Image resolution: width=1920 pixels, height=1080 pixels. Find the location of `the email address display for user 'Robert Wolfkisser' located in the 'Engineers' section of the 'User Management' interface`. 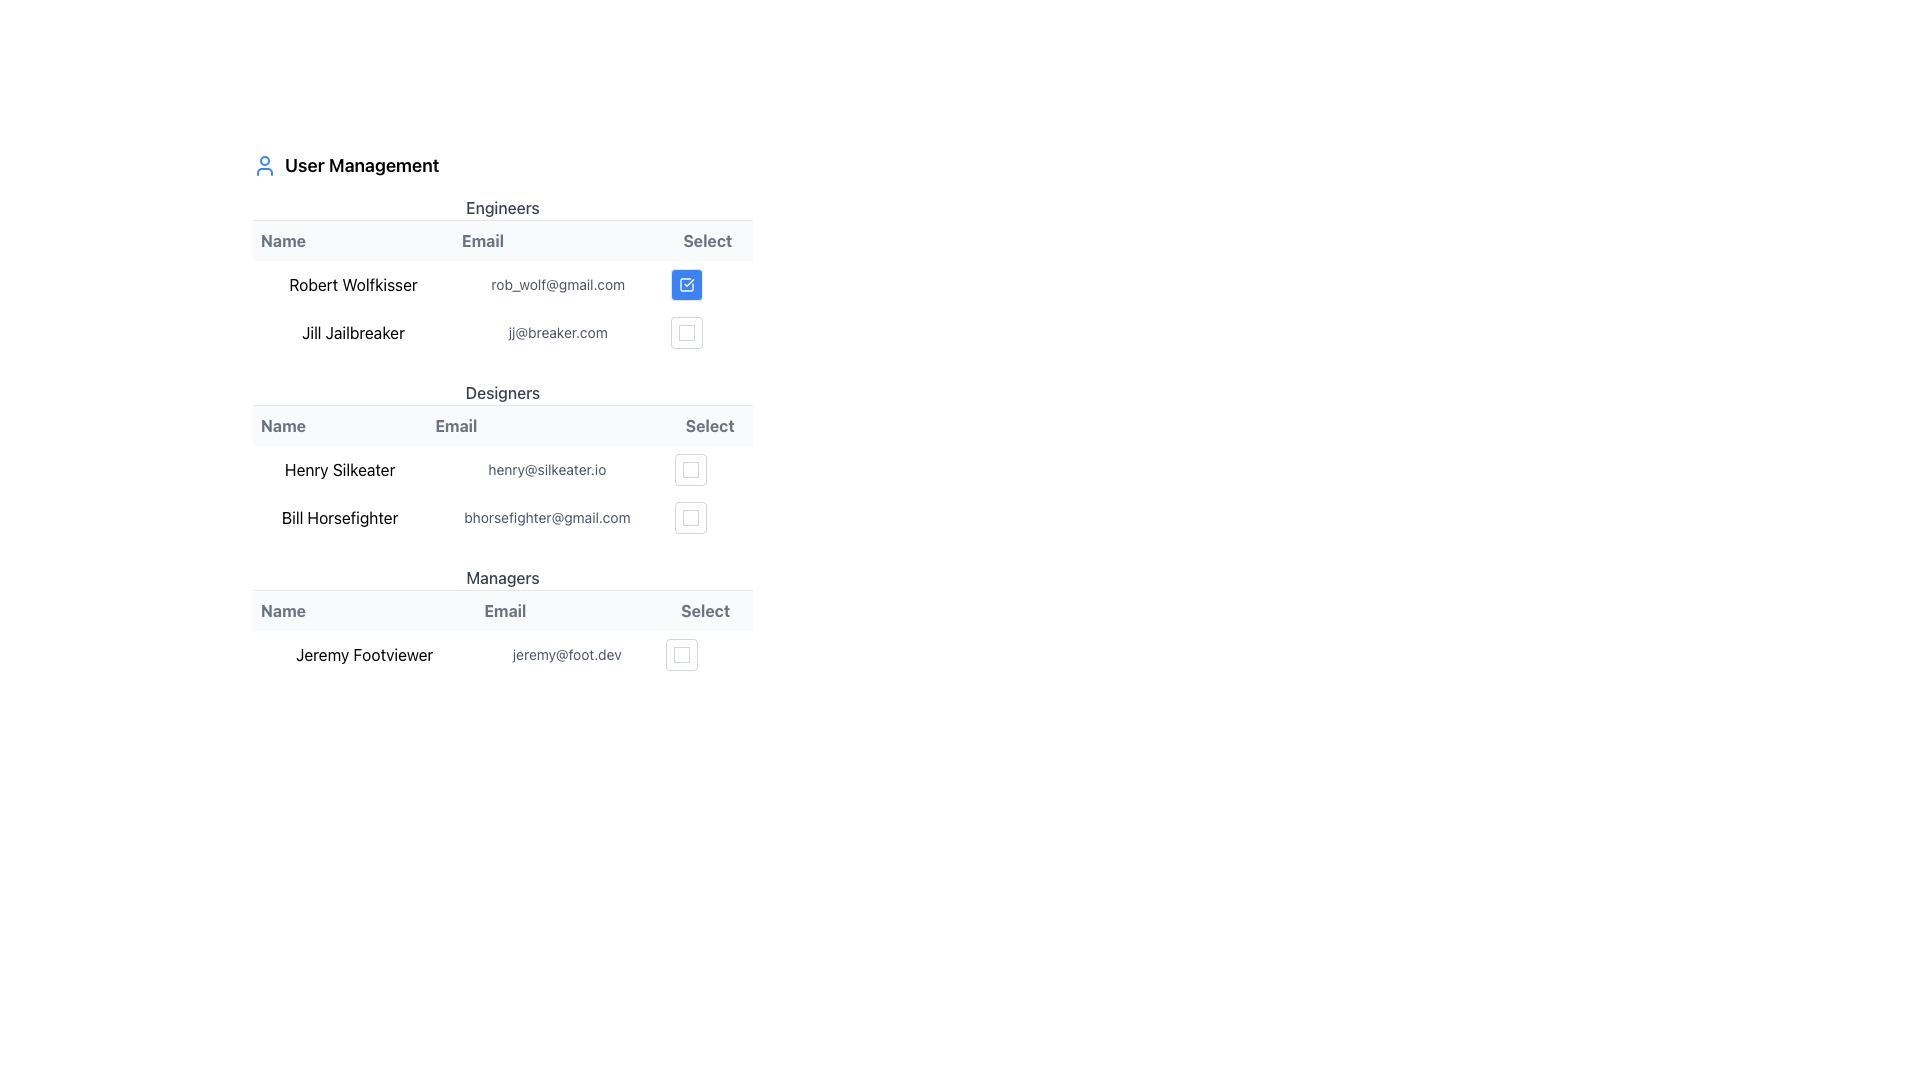

the email address display for user 'Robert Wolfkisser' located in the 'Engineers' section of the 'User Management' interface is located at coordinates (558, 285).